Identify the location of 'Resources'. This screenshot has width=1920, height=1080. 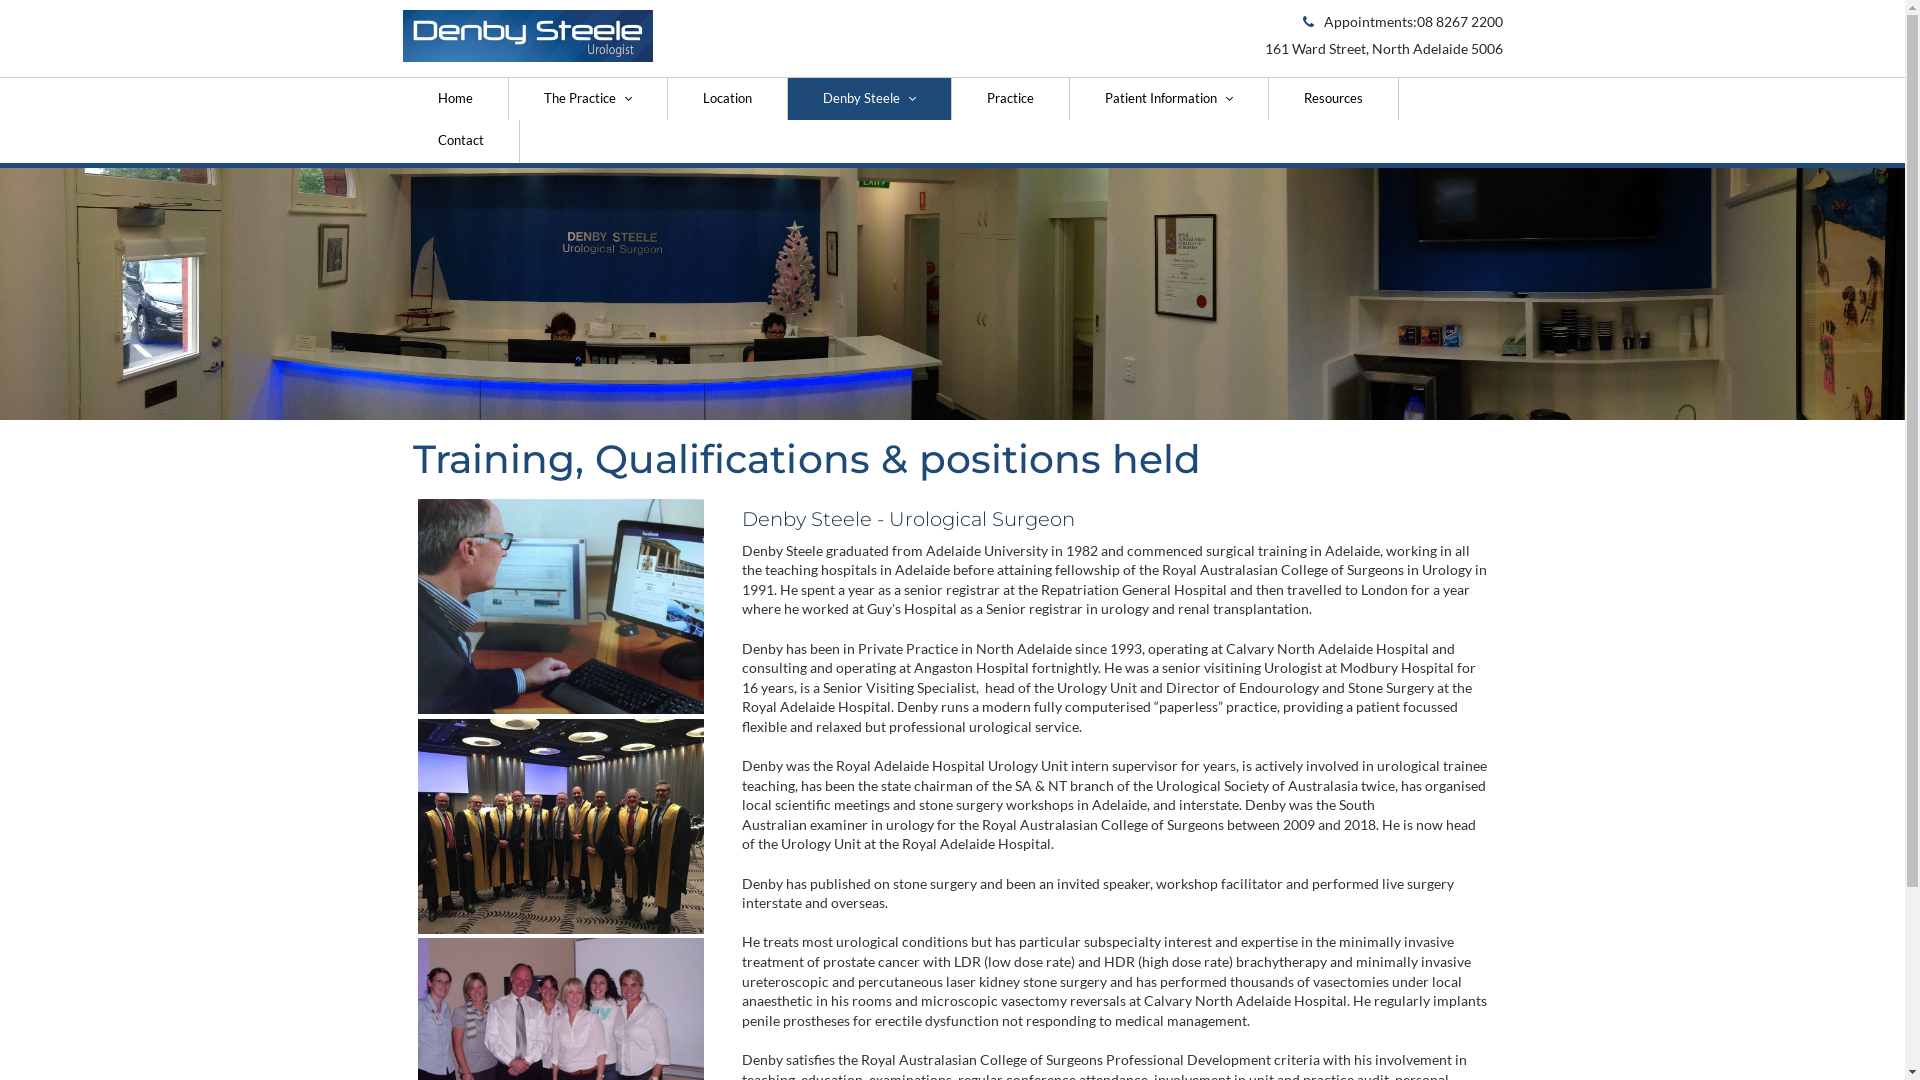
(1333, 99).